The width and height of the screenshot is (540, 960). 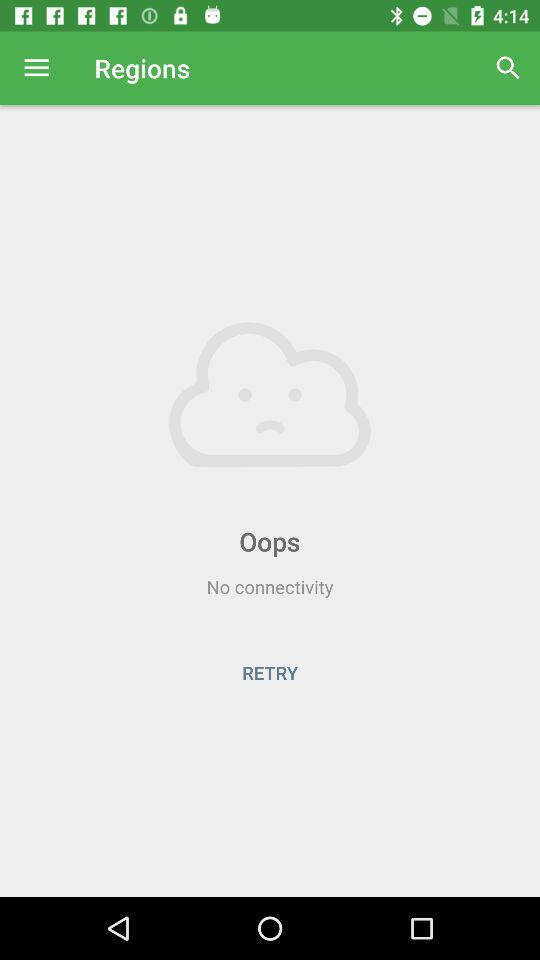 What do you see at coordinates (270, 672) in the screenshot?
I see `the retry` at bounding box center [270, 672].